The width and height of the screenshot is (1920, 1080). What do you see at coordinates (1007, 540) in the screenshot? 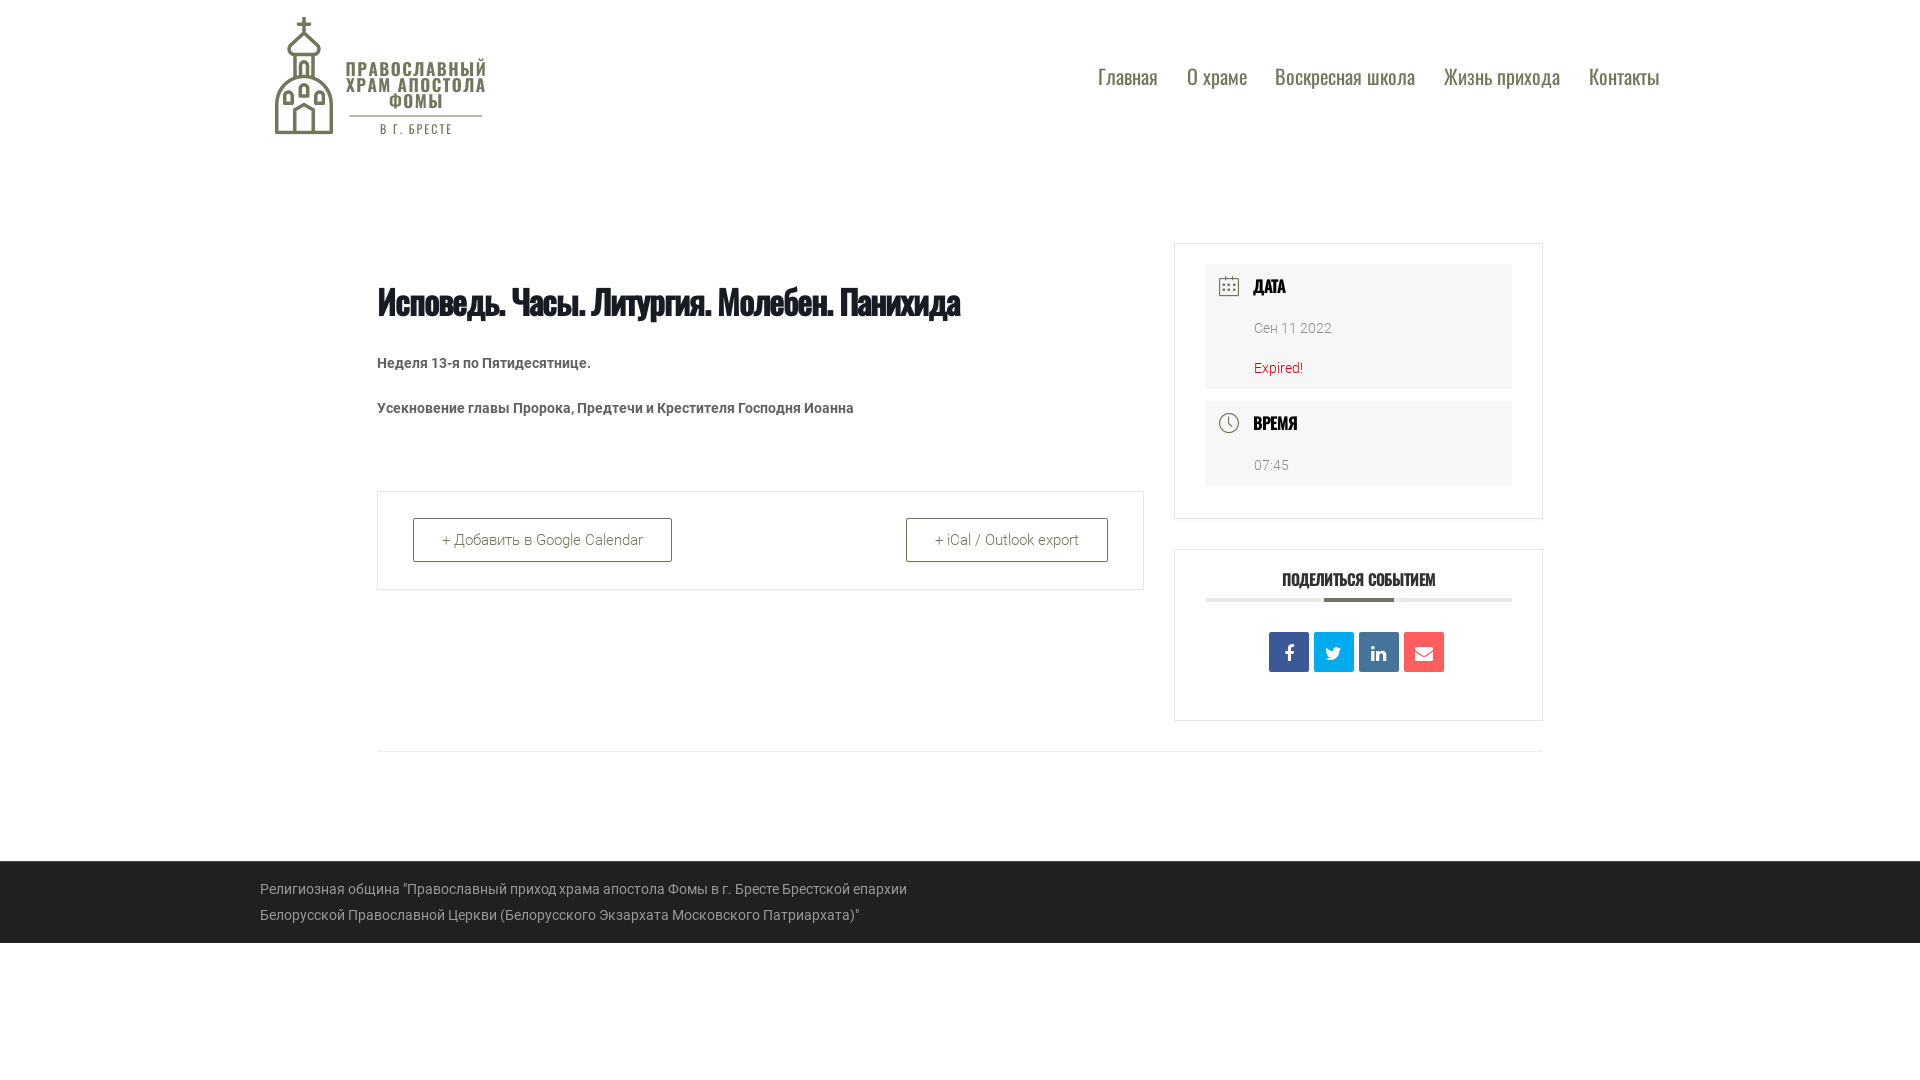
I see `'+ iCal / Outlook export'` at bounding box center [1007, 540].